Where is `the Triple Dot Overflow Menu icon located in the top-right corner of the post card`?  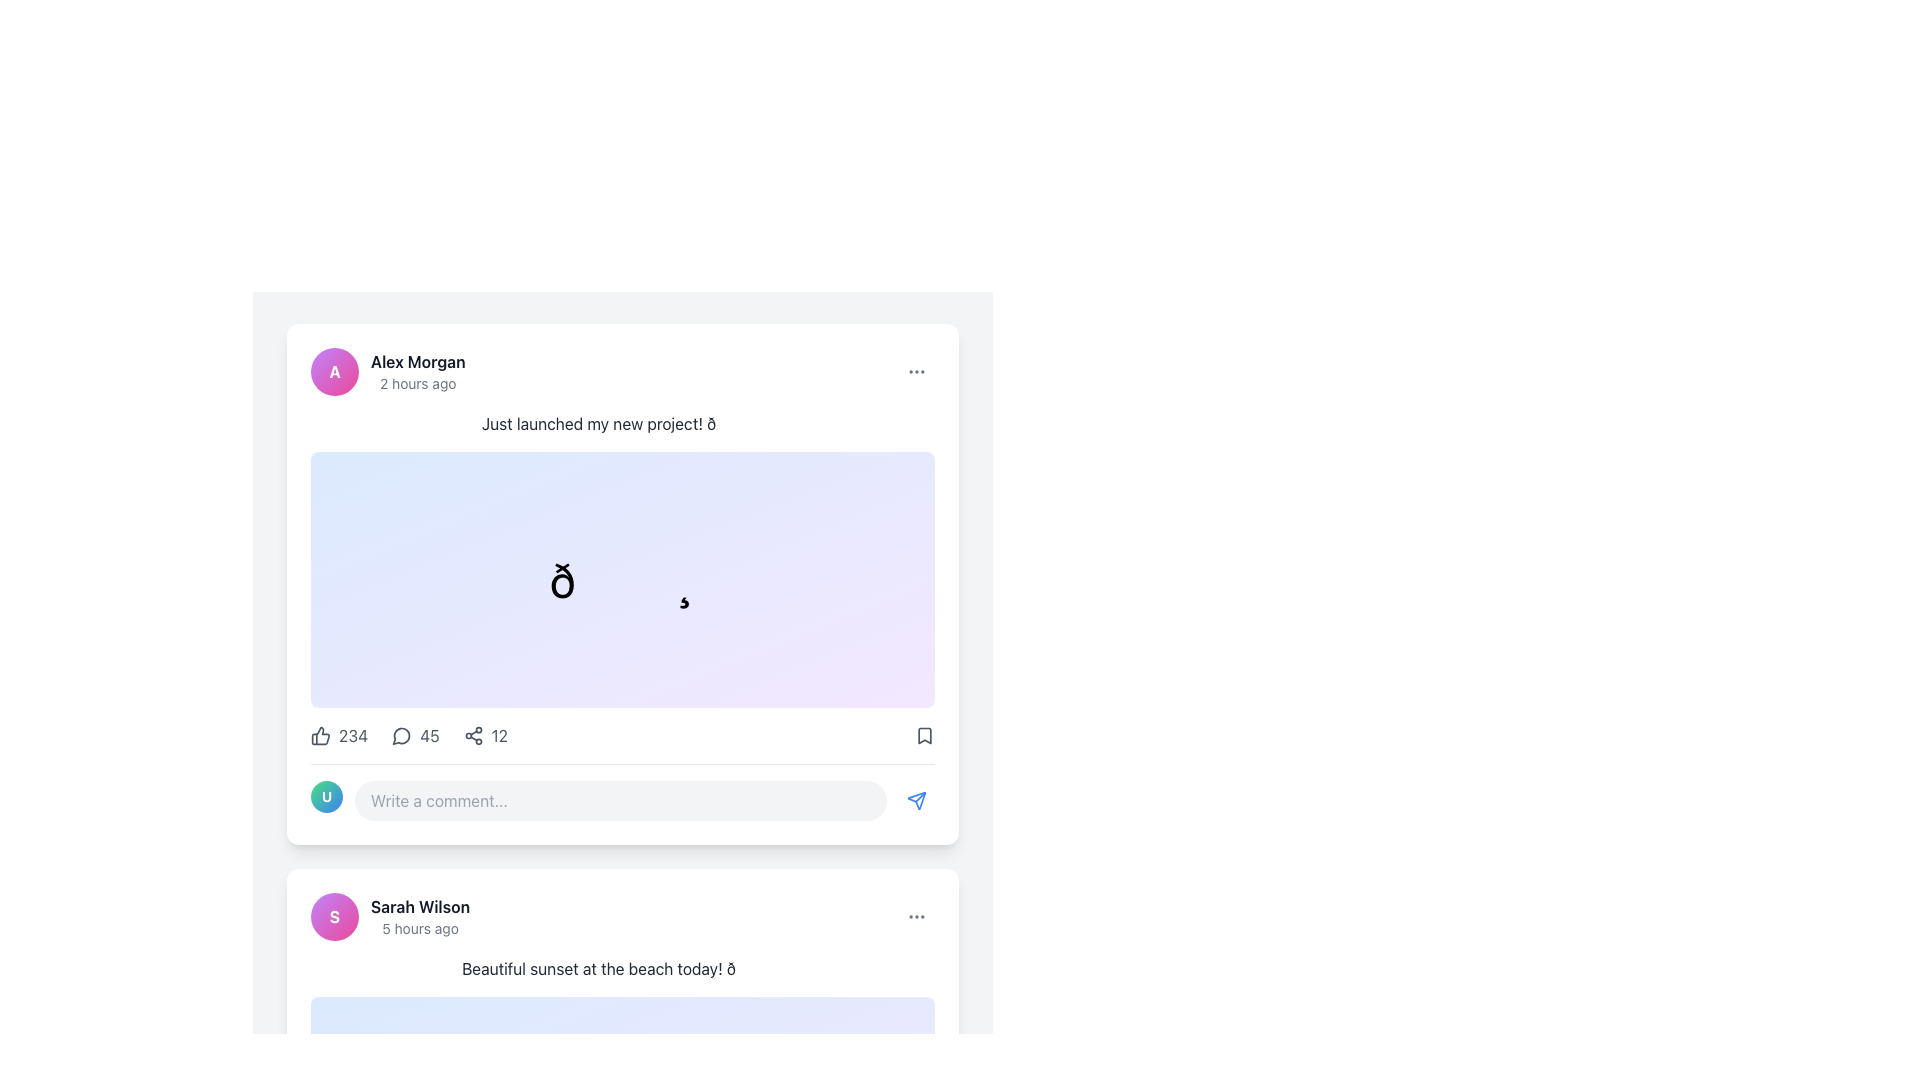 the Triple Dot Overflow Menu icon located in the top-right corner of the post card is located at coordinates (915, 917).